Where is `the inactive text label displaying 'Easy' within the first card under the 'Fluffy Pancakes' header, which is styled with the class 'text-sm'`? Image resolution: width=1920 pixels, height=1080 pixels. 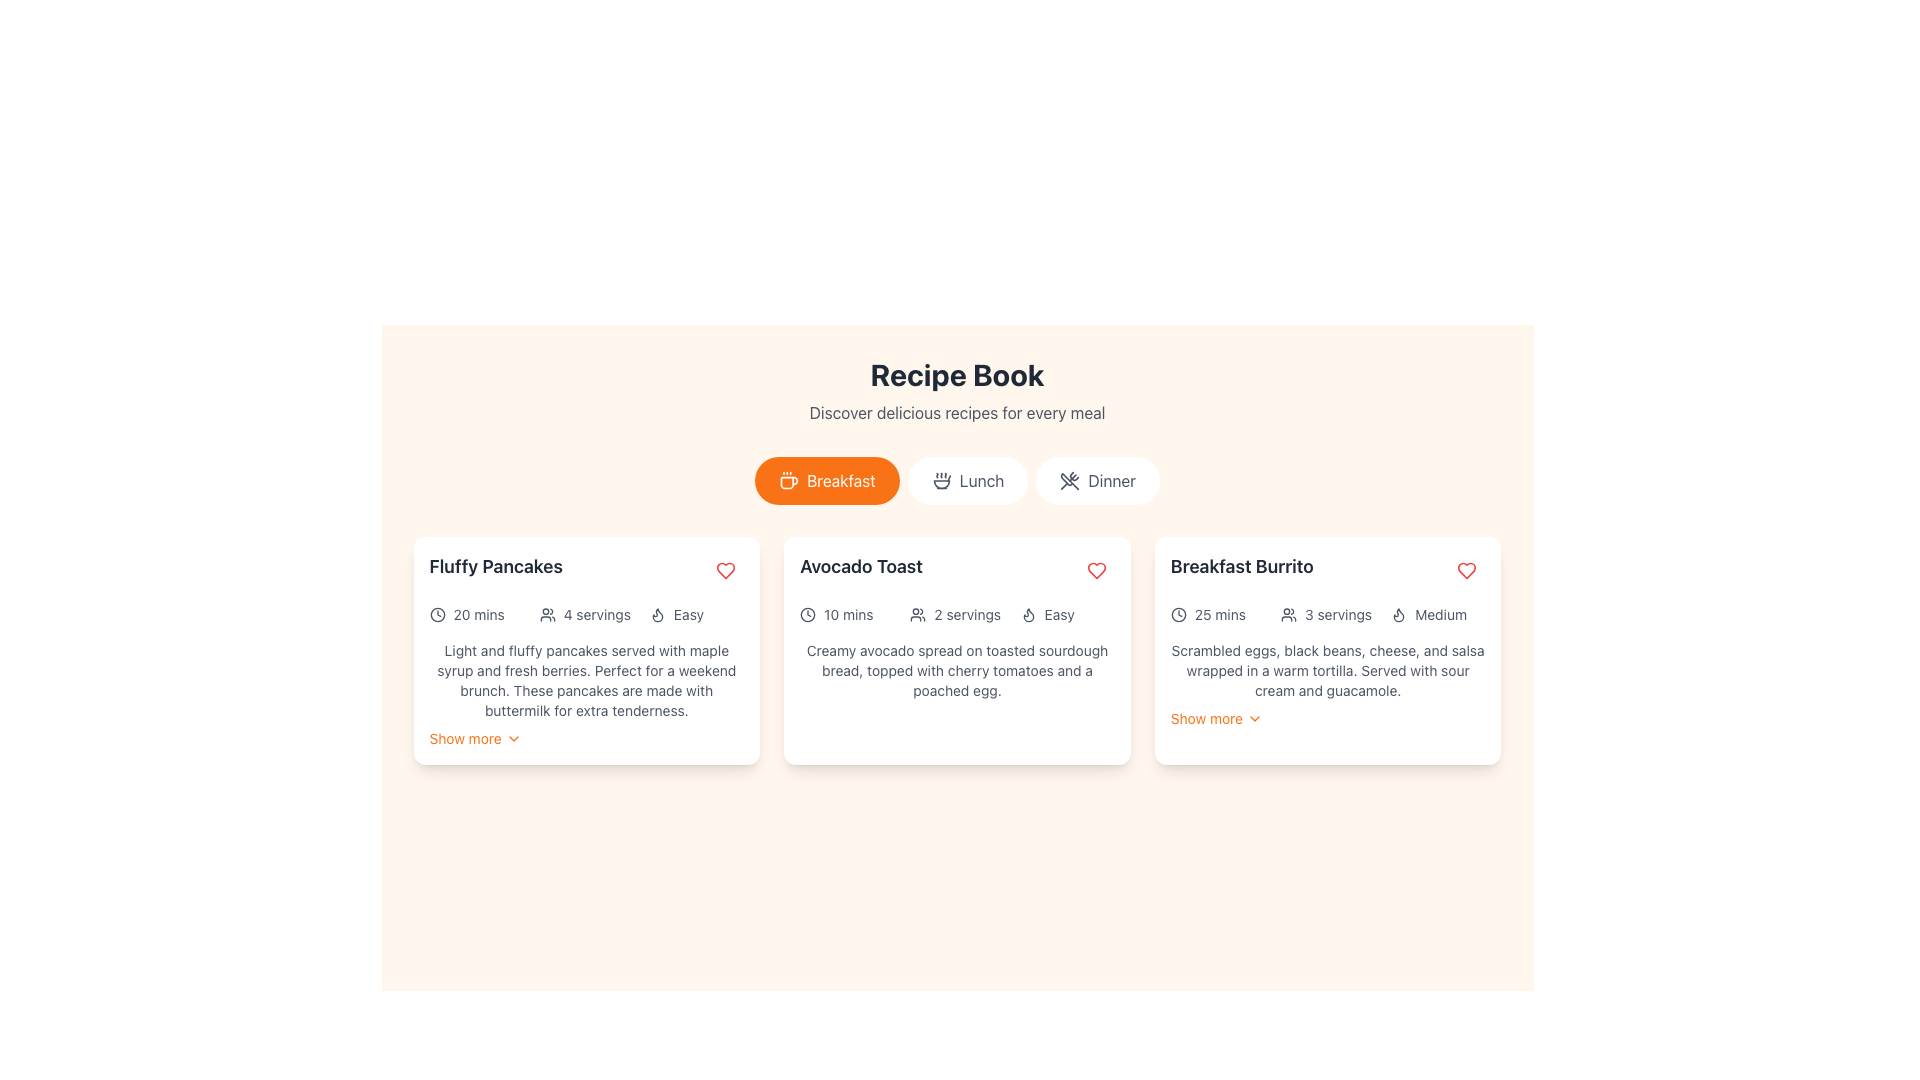 the inactive text label displaying 'Easy' within the first card under the 'Fluffy Pancakes' header, which is styled with the class 'text-sm' is located at coordinates (689, 613).